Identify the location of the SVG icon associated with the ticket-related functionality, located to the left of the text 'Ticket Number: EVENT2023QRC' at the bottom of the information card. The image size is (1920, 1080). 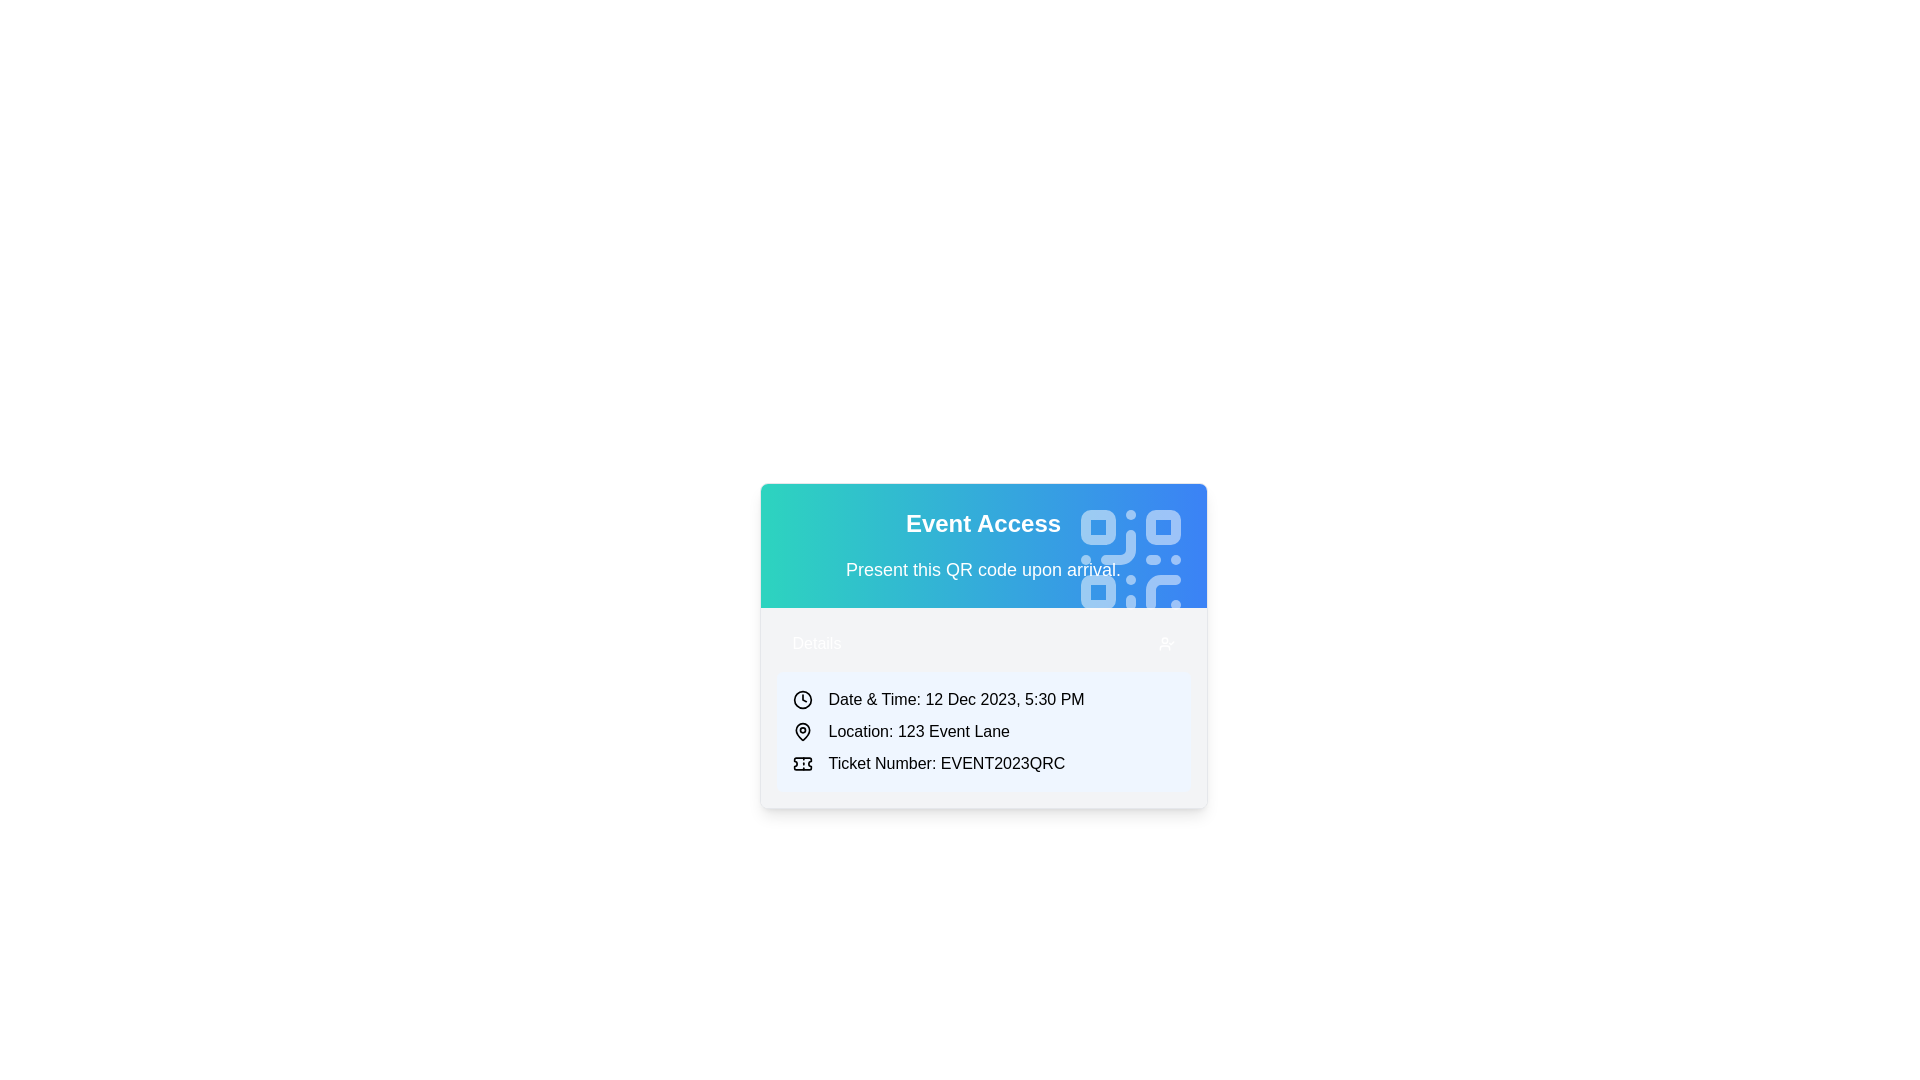
(802, 763).